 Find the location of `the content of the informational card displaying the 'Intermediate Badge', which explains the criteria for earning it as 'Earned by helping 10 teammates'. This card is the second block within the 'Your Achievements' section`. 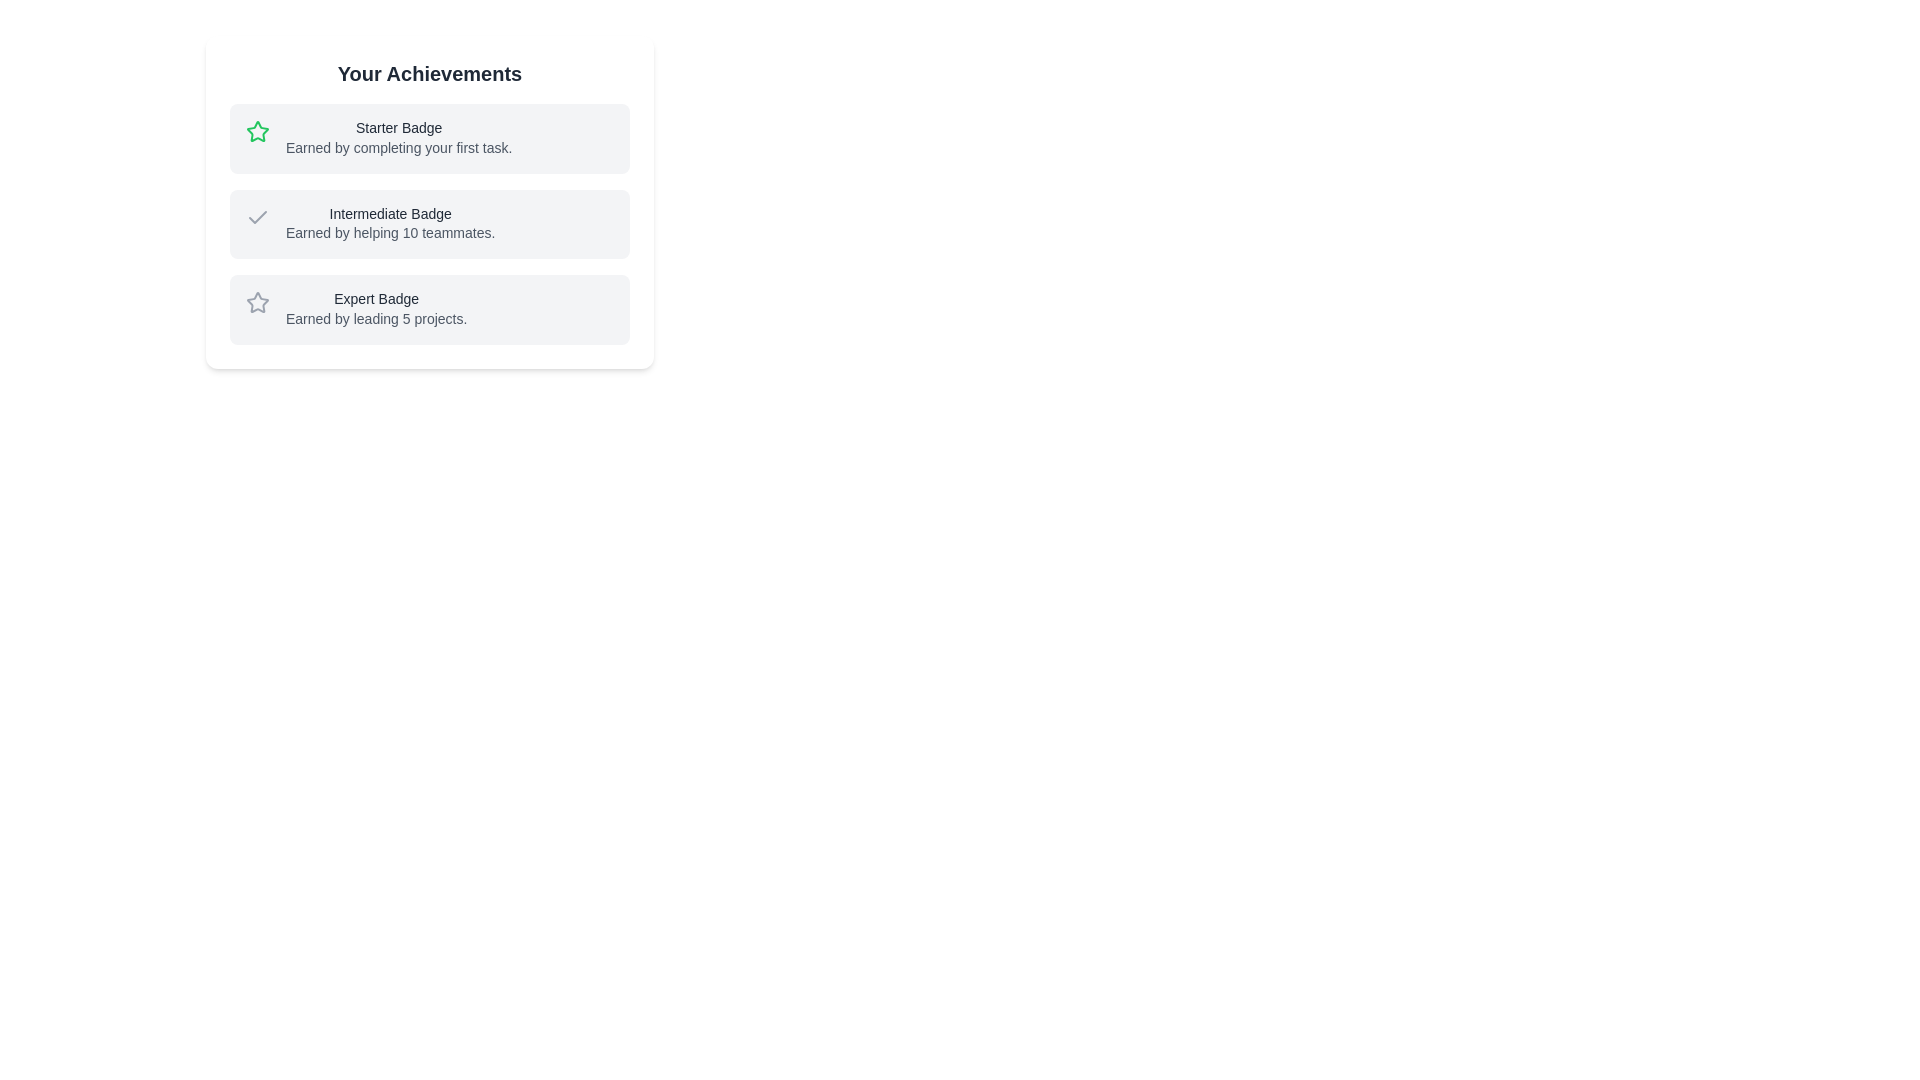

the content of the informational card displaying the 'Intermediate Badge', which explains the criteria for earning it as 'Earned by helping 10 teammates'. This card is the second block within the 'Your Achievements' section is located at coordinates (429, 201).